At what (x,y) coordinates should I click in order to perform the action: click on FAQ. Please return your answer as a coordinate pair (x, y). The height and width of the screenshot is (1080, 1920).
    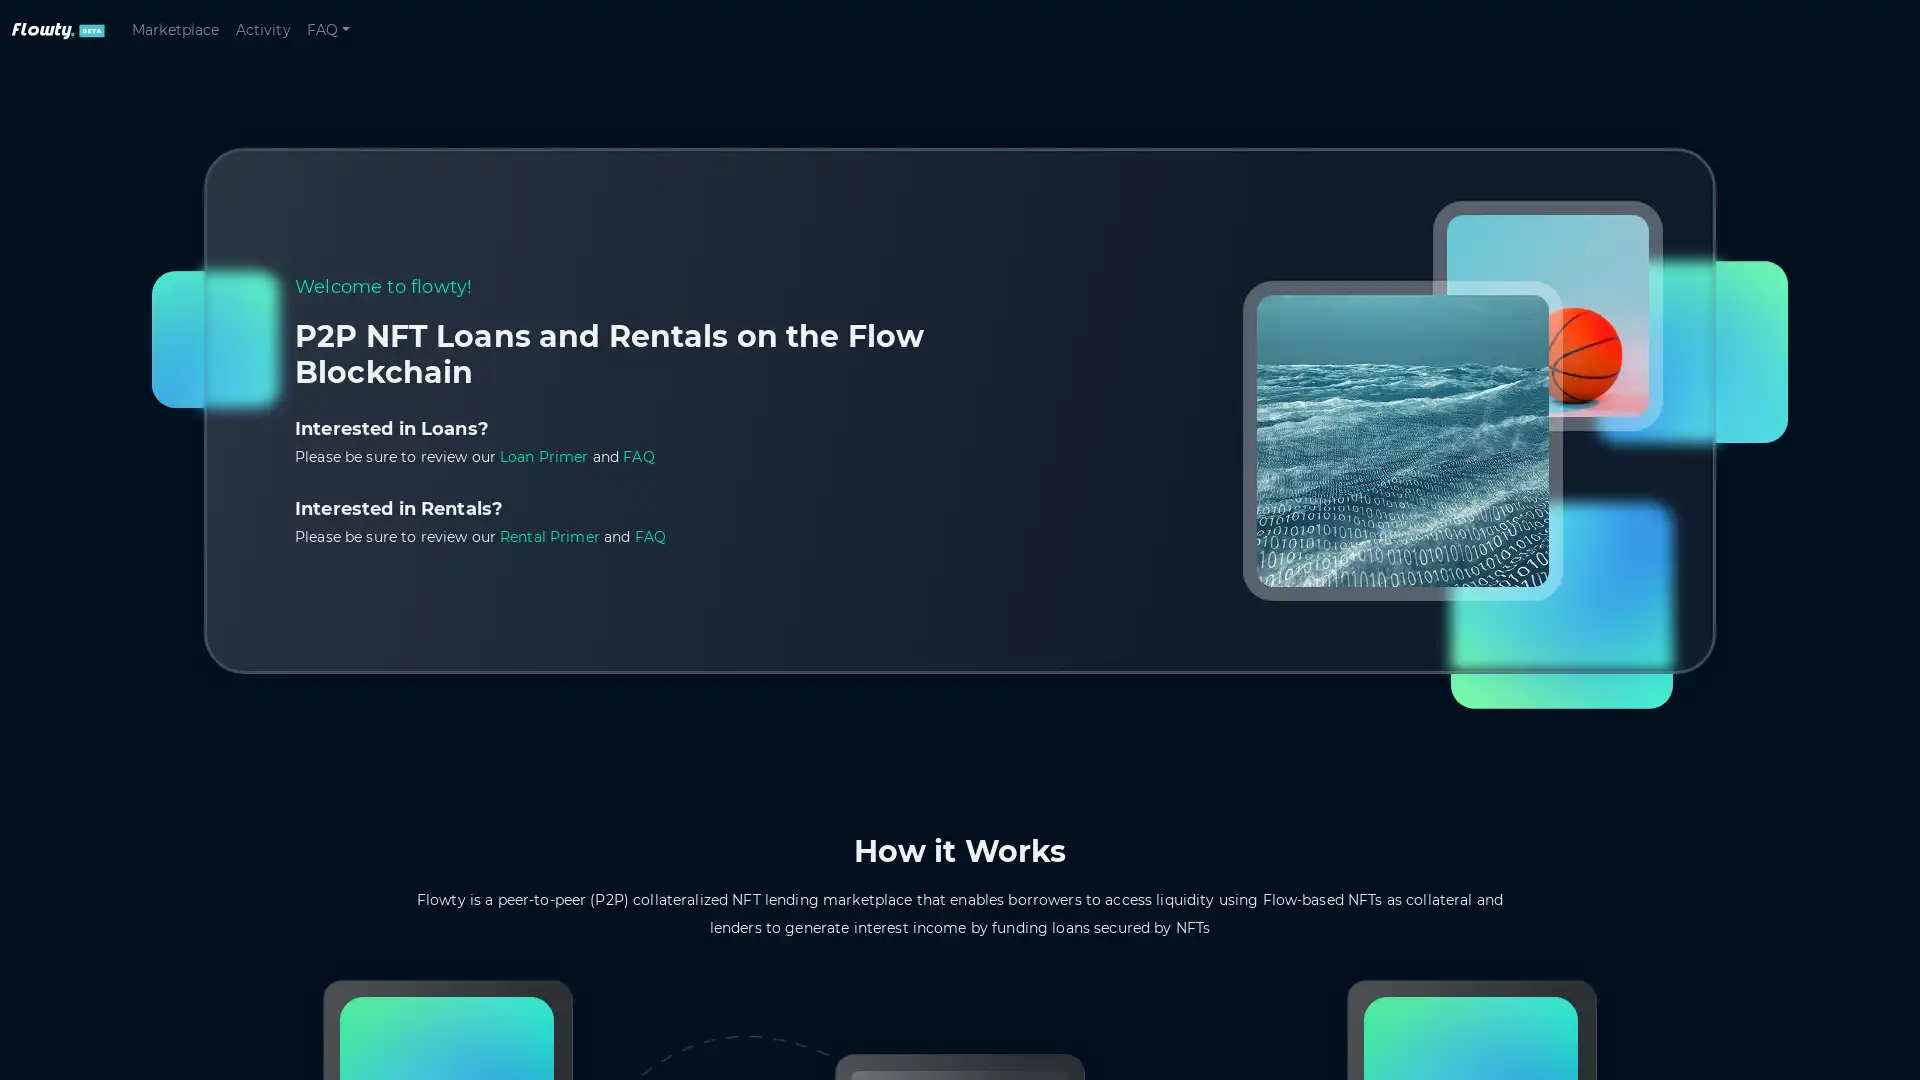
    Looking at the image, I should click on (327, 33).